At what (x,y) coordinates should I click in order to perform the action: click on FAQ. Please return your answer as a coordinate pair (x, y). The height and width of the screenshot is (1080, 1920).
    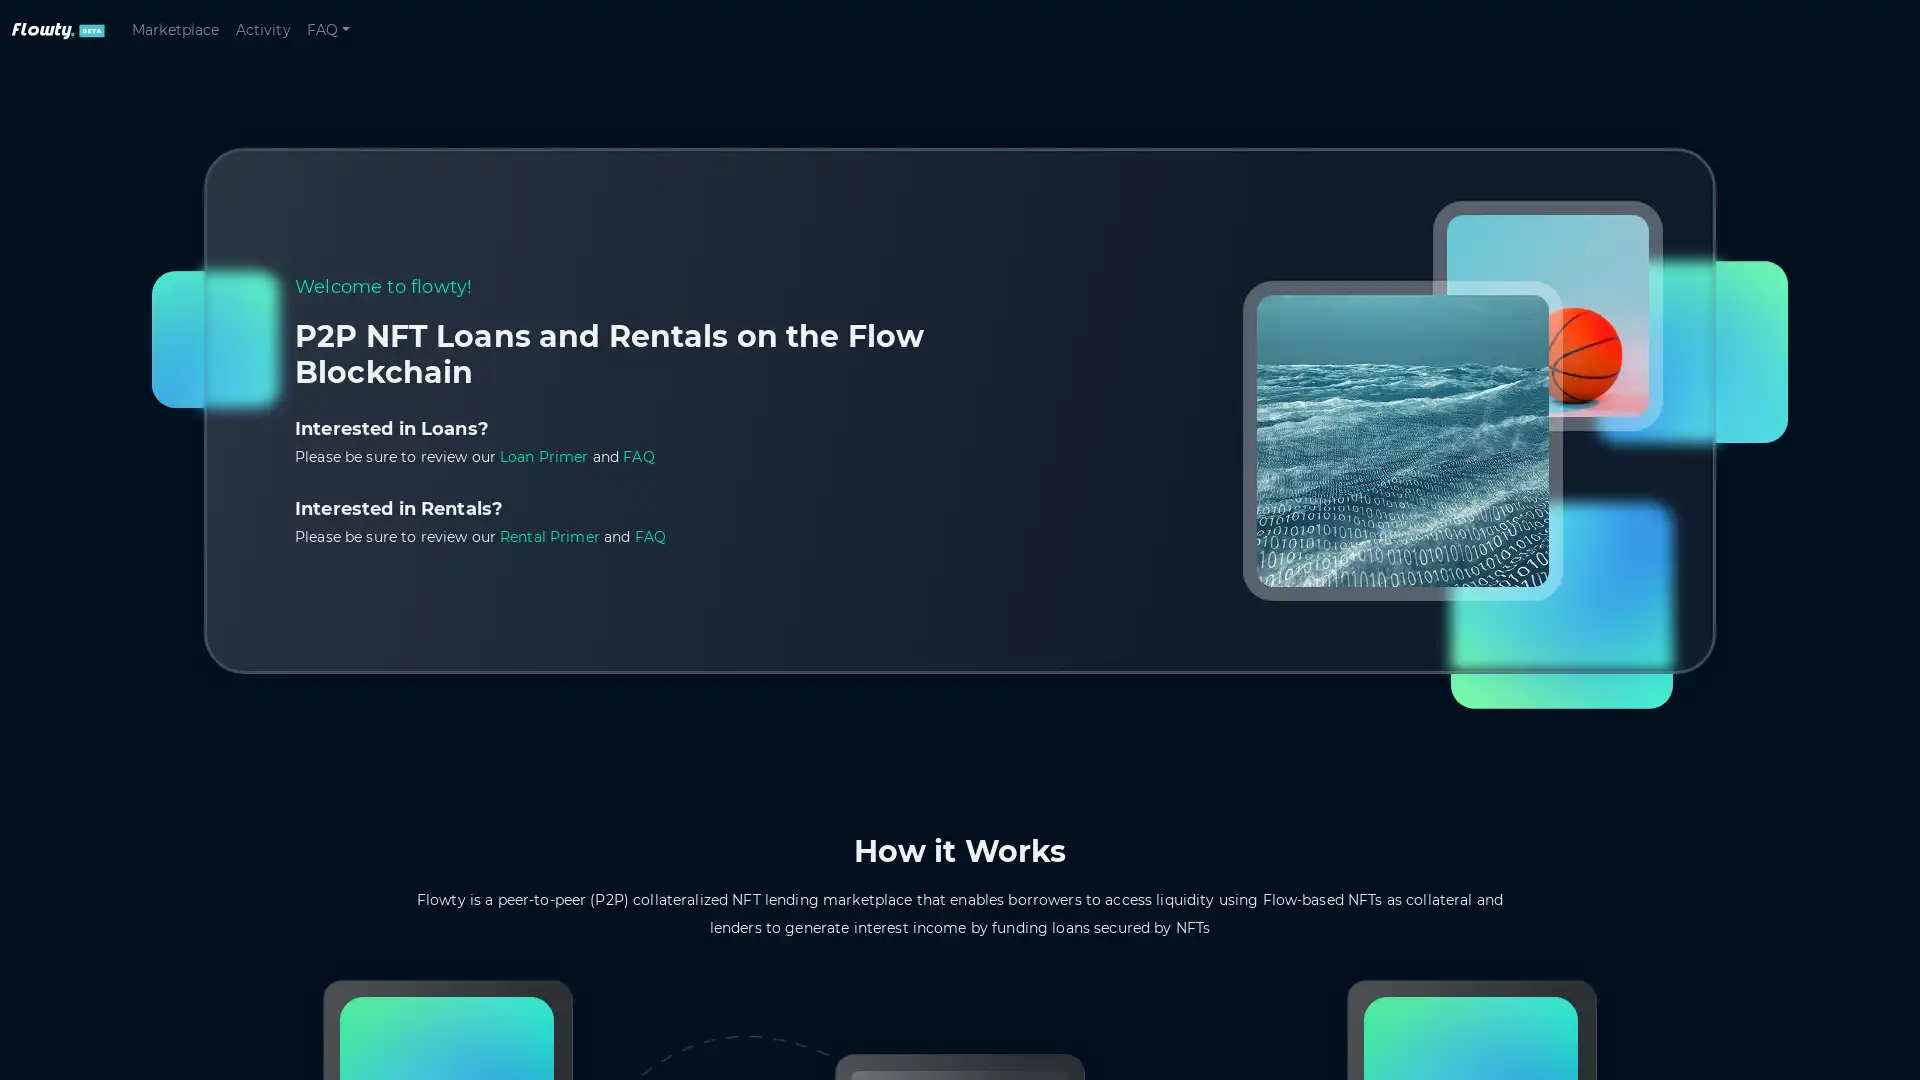
    Looking at the image, I should click on (327, 33).